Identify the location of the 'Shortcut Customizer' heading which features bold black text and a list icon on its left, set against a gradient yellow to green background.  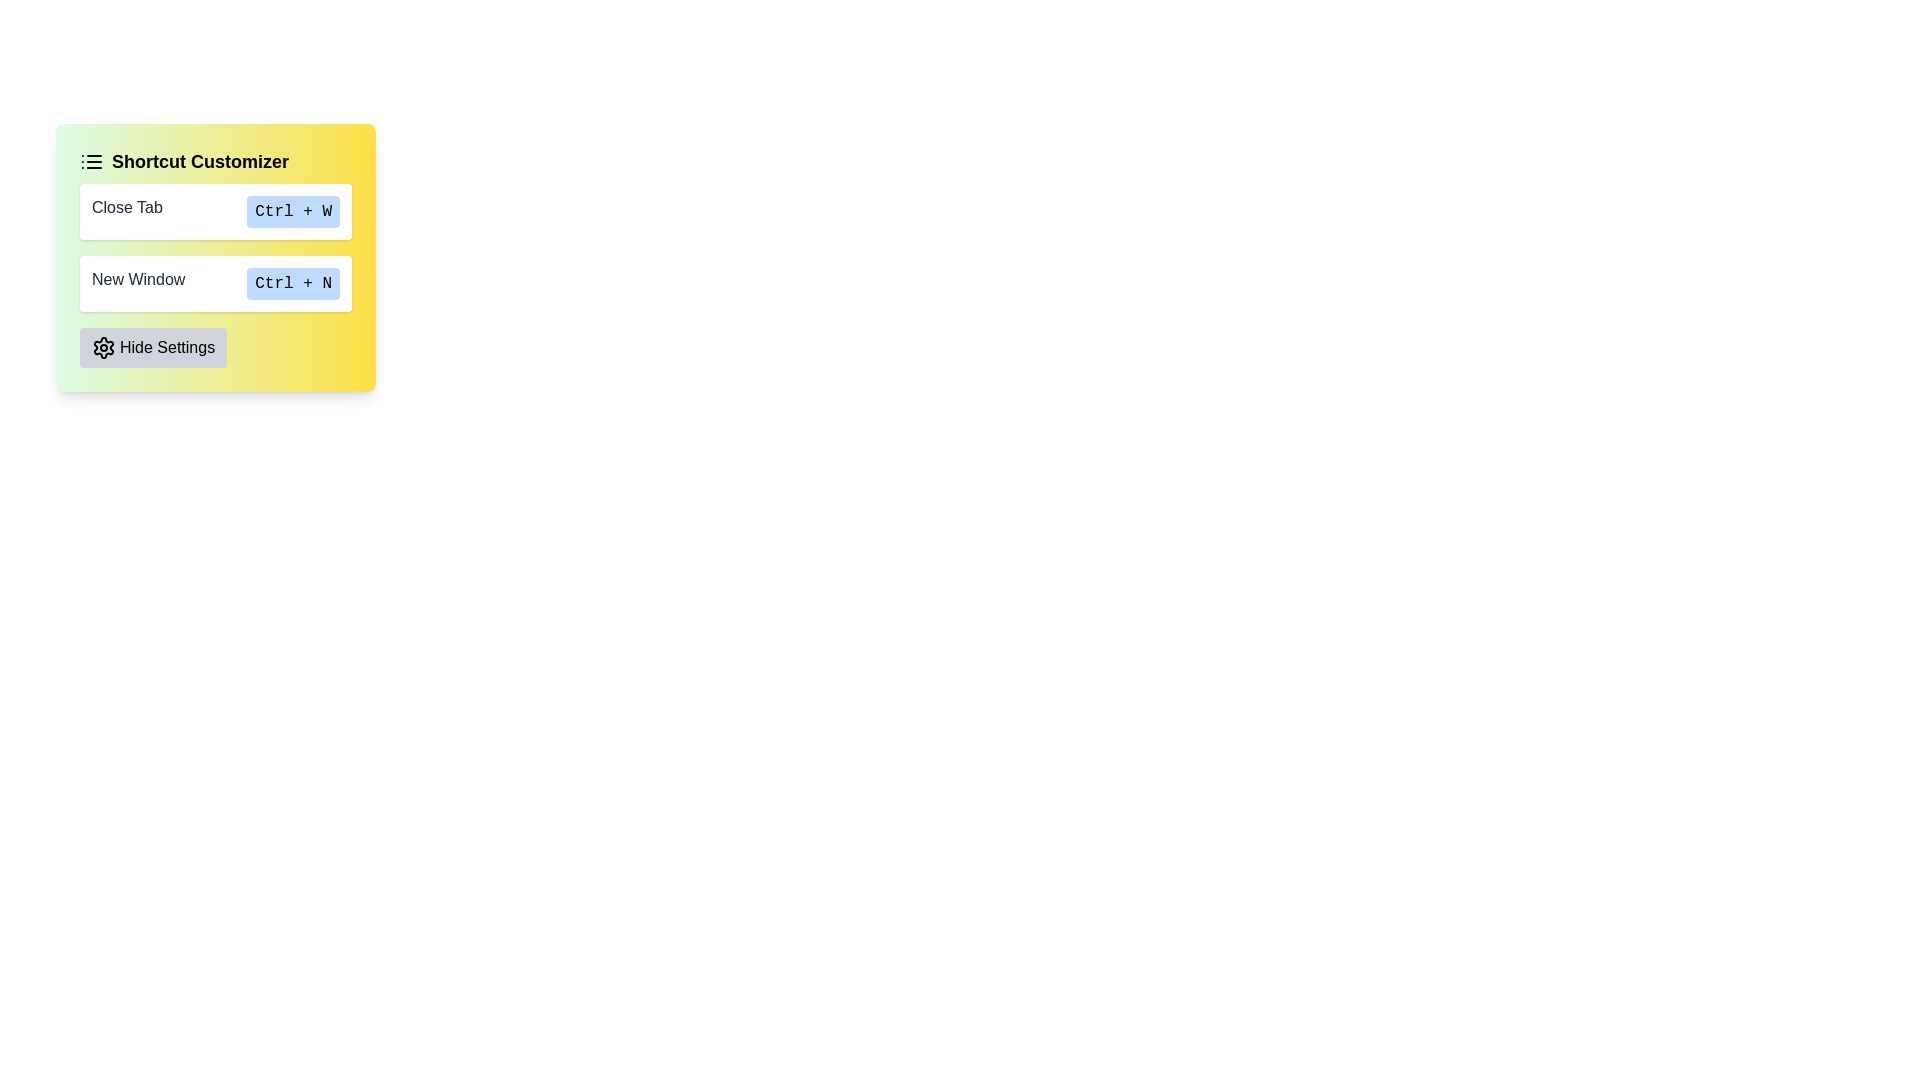
(216, 161).